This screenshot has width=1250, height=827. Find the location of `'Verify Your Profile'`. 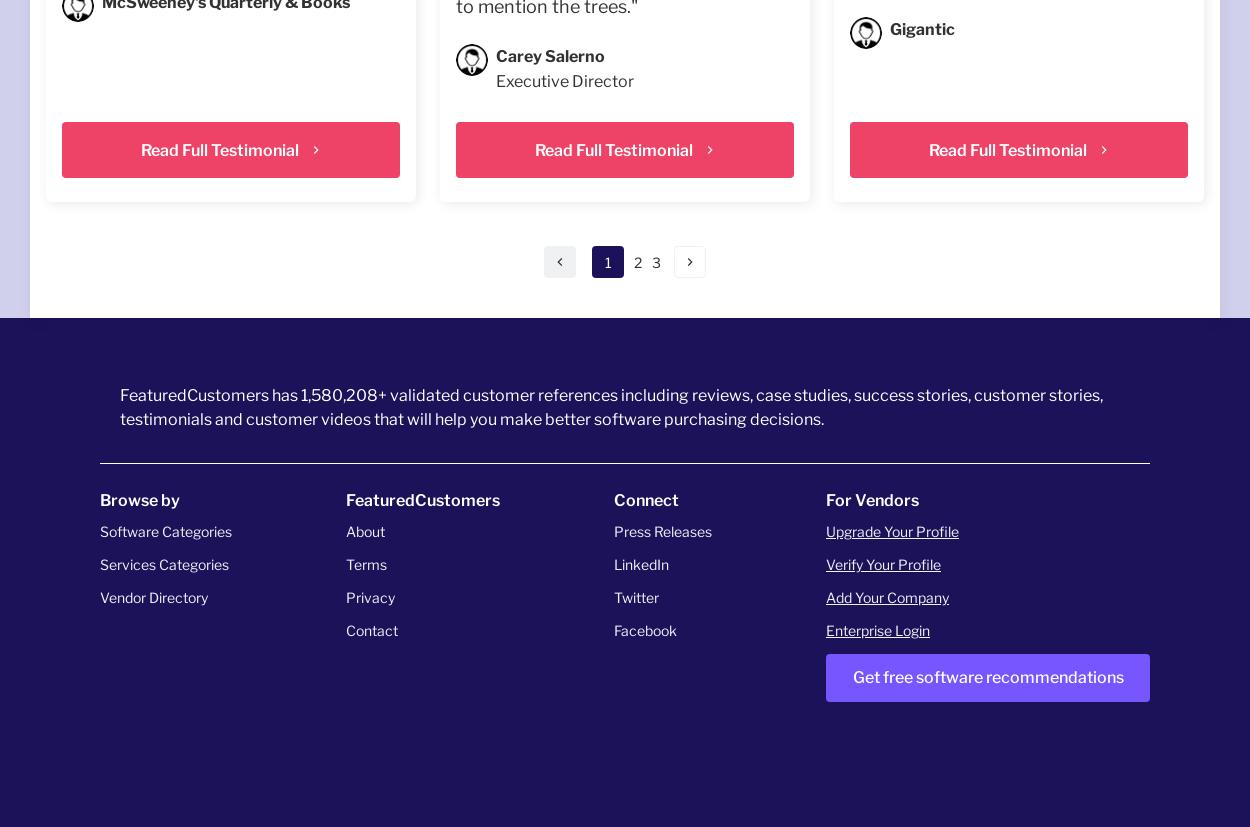

'Verify Your Profile' is located at coordinates (883, 563).